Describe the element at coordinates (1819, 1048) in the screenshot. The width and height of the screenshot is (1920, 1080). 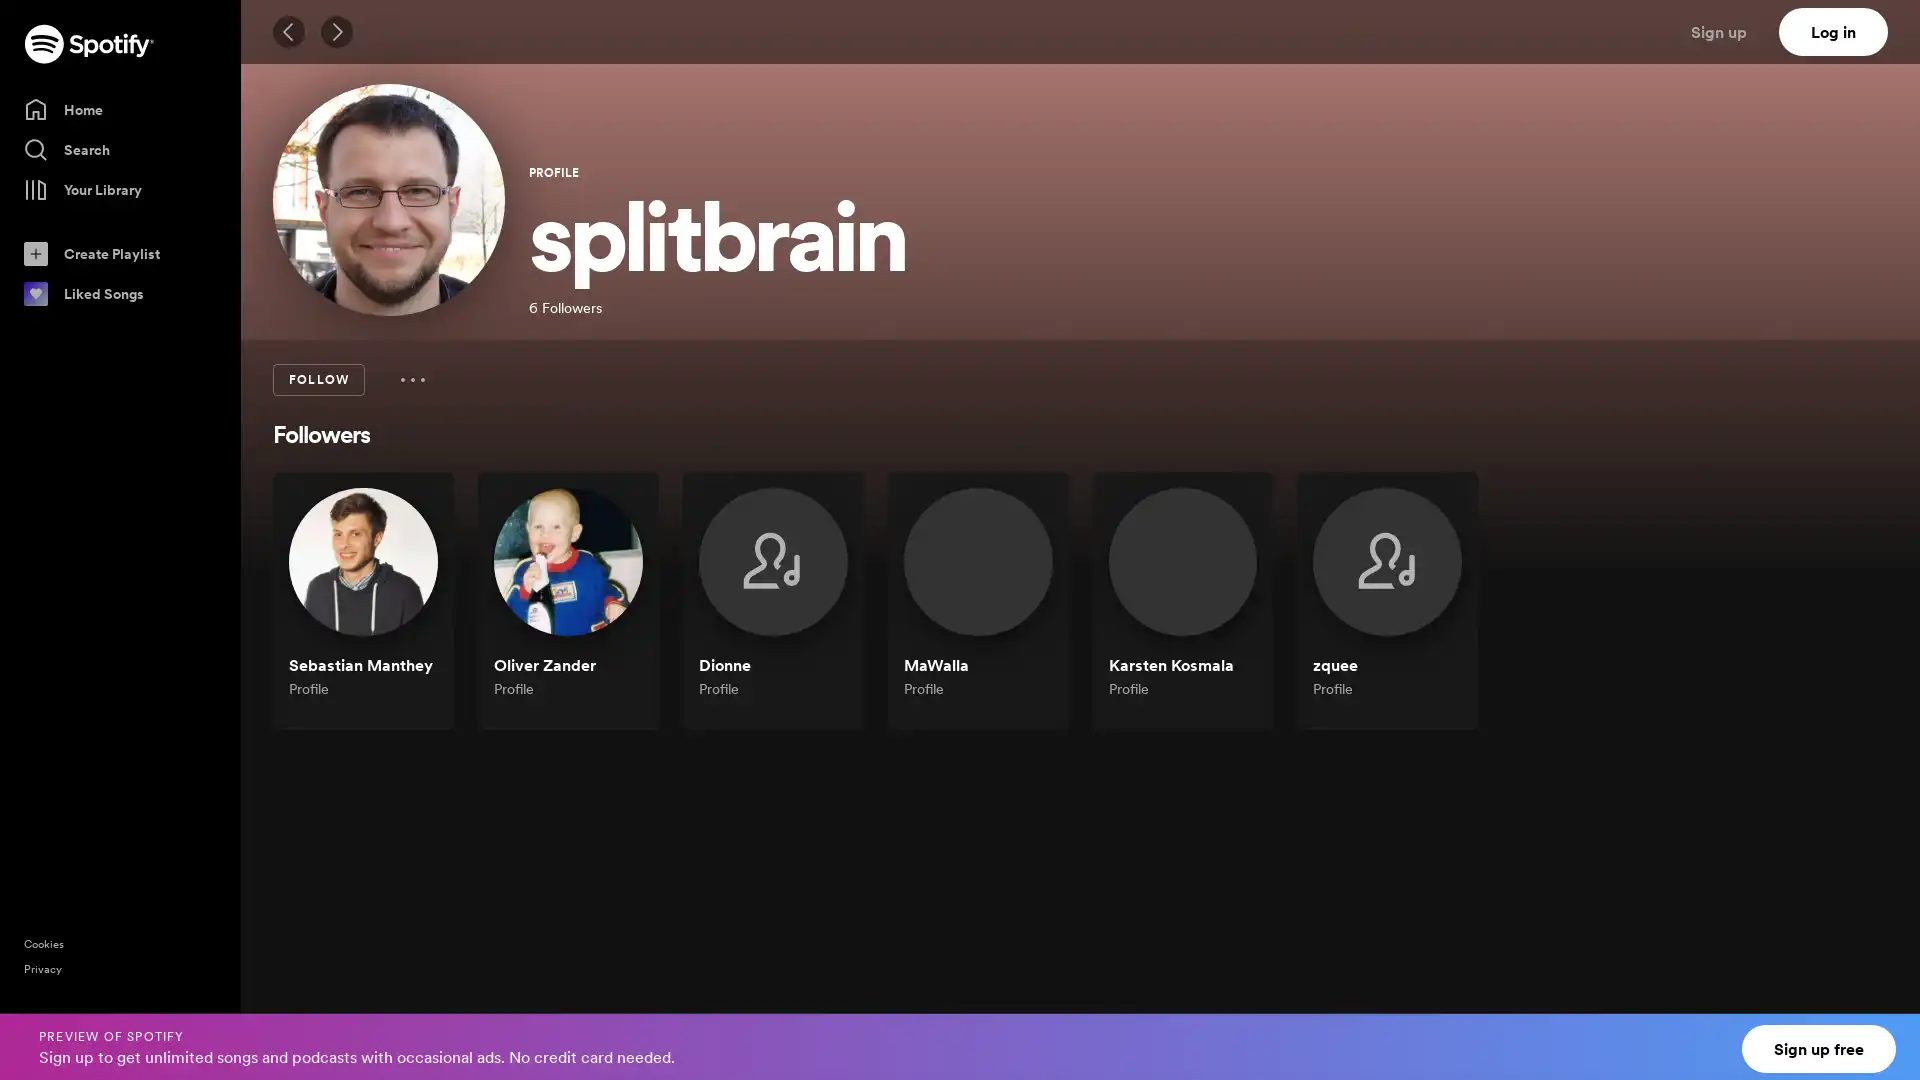
I see `Sign up free` at that location.